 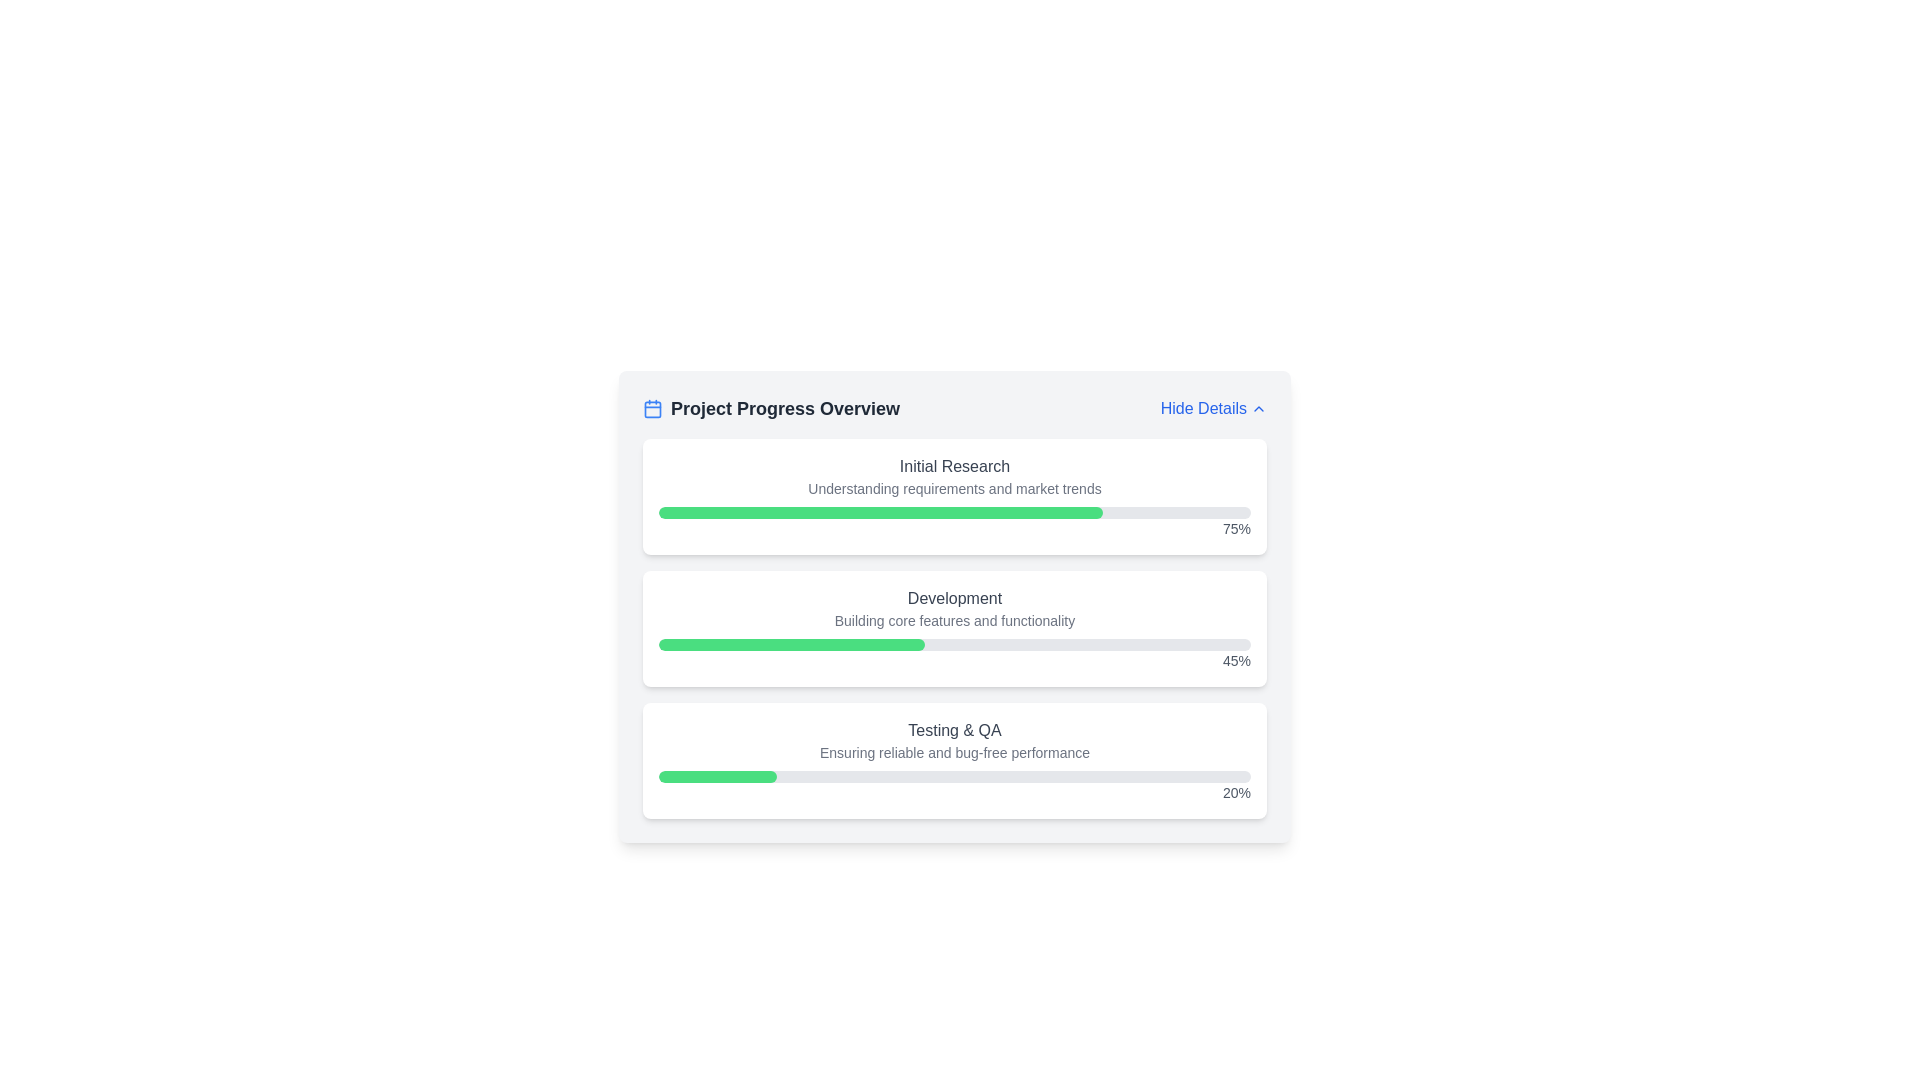 I want to click on the progress status of the green progress indicator located under the 'Development' section of the project progress overview, so click(x=791, y=644).